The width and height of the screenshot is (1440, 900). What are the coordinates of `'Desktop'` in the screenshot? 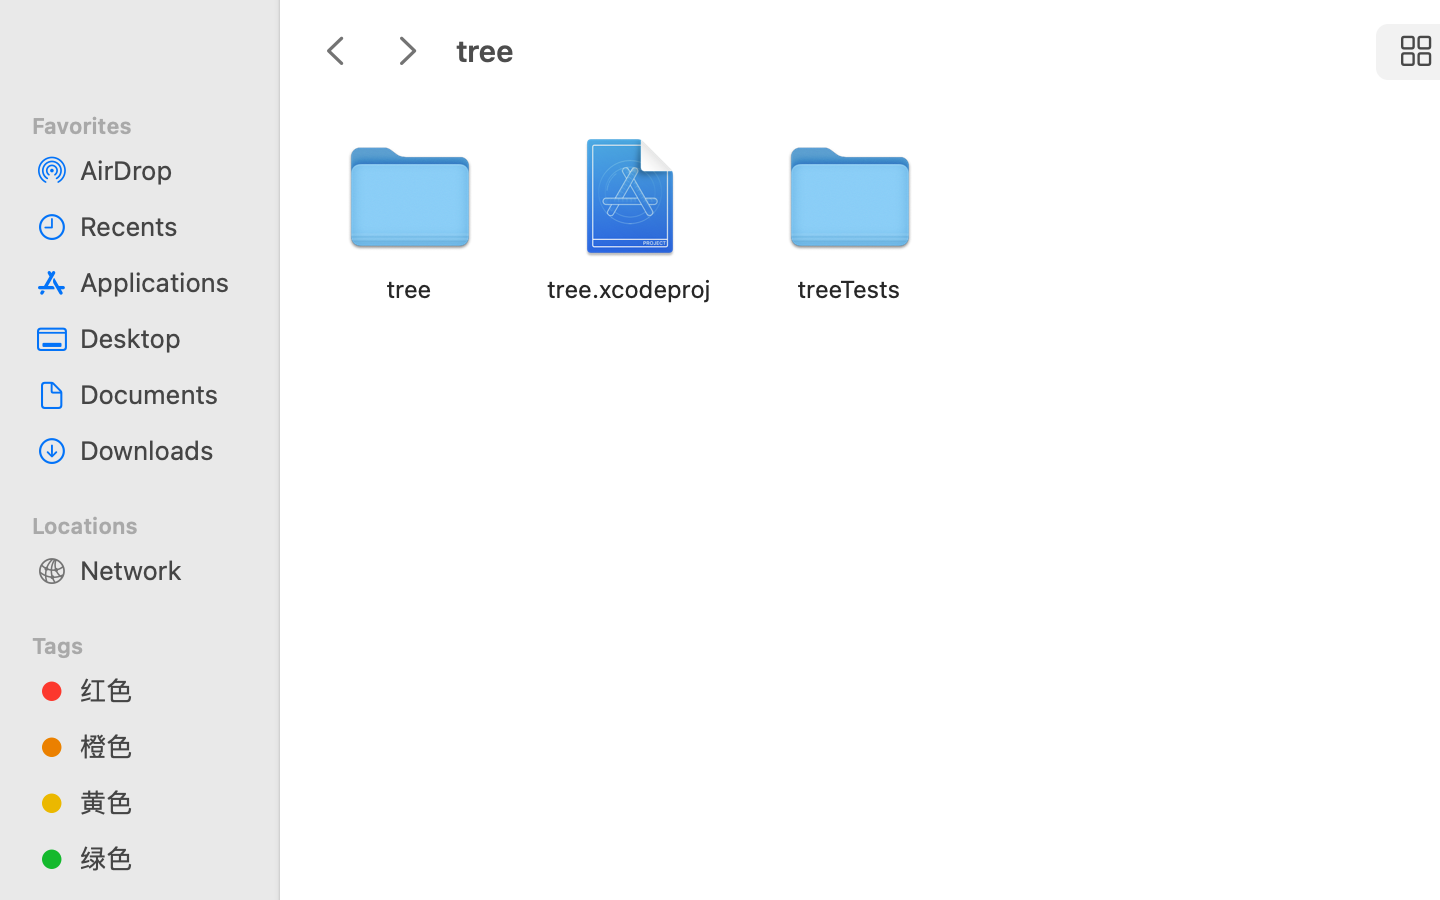 It's located at (159, 338).